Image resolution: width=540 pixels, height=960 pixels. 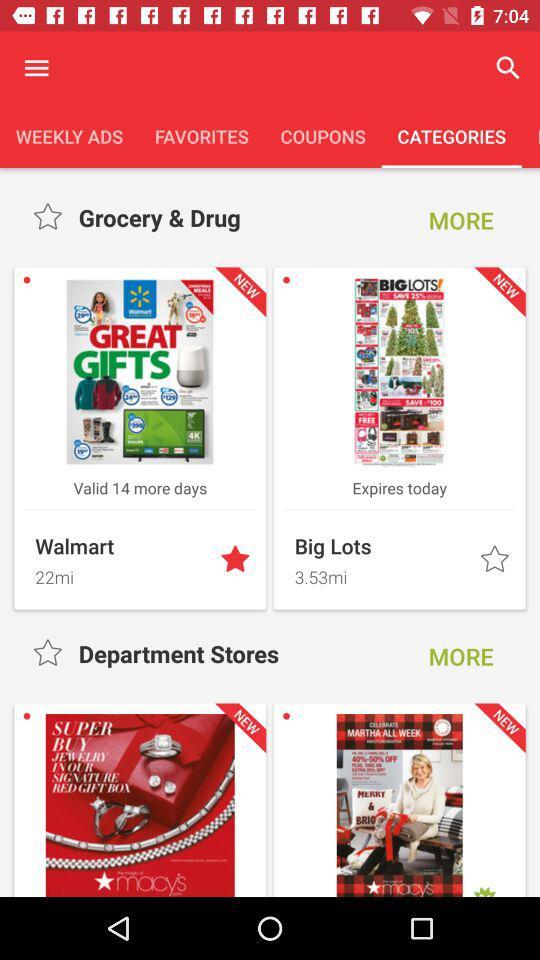 I want to click on the star button which is next to walmart, so click(x=237, y=560).